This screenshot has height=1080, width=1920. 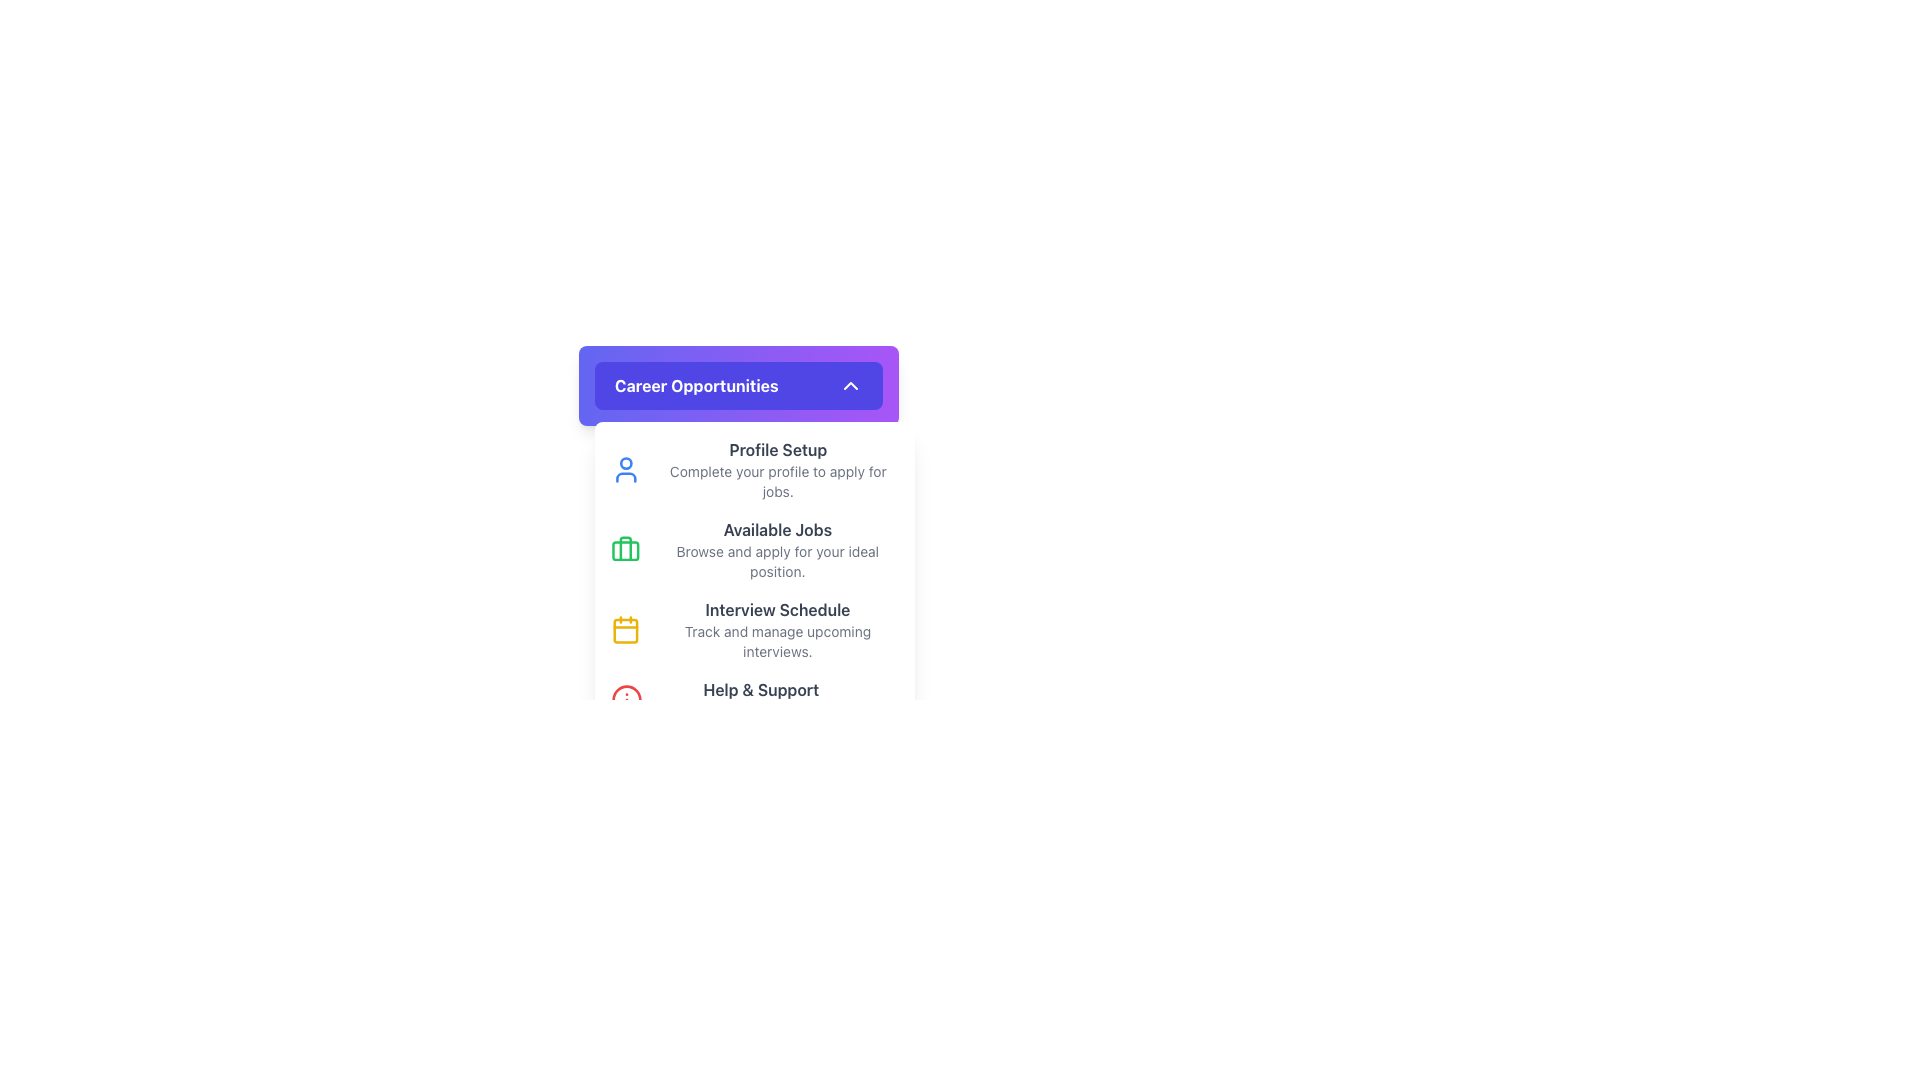 What do you see at coordinates (776, 562) in the screenshot?
I see `the supplementary information text located under the 'Available Jobs' title in the 'Career Opportunities' section` at bounding box center [776, 562].